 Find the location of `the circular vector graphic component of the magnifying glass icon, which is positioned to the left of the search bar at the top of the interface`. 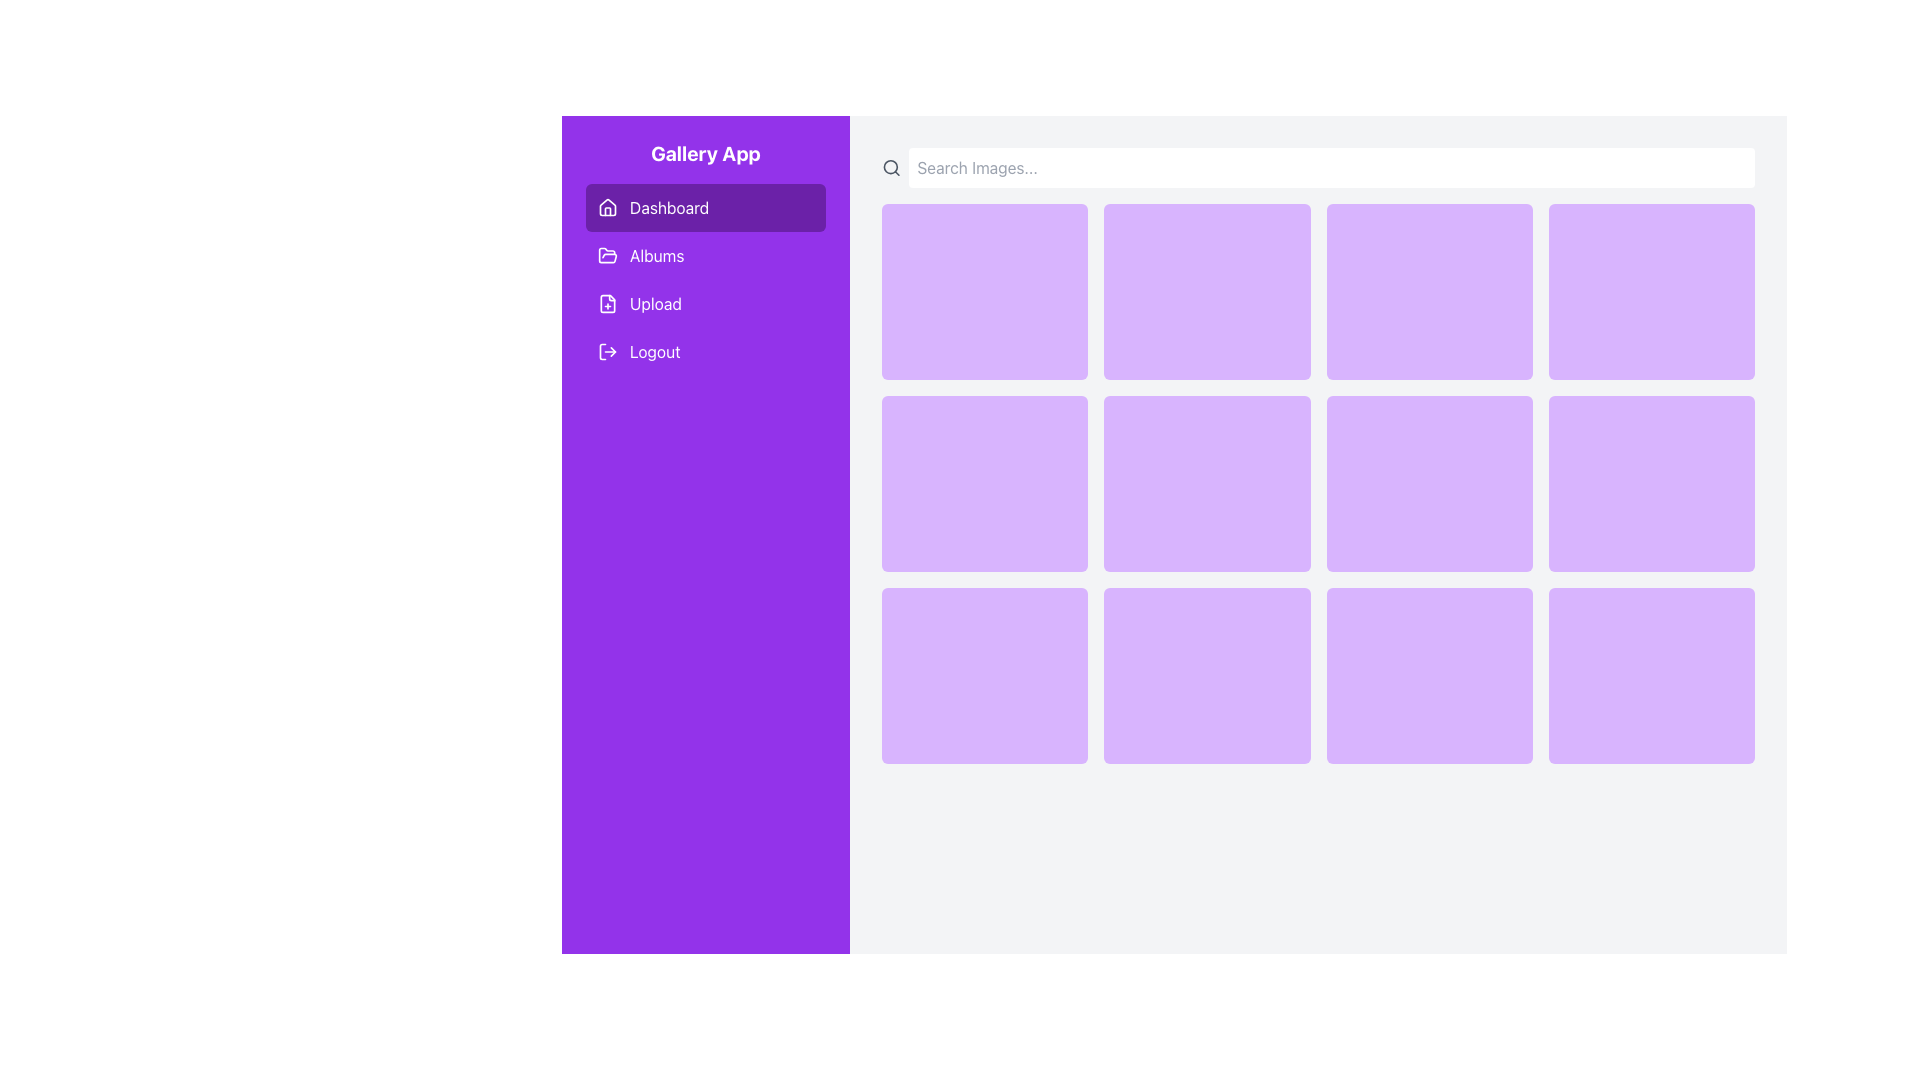

the circular vector graphic component of the magnifying glass icon, which is positioned to the left of the search bar at the top of the interface is located at coordinates (889, 166).